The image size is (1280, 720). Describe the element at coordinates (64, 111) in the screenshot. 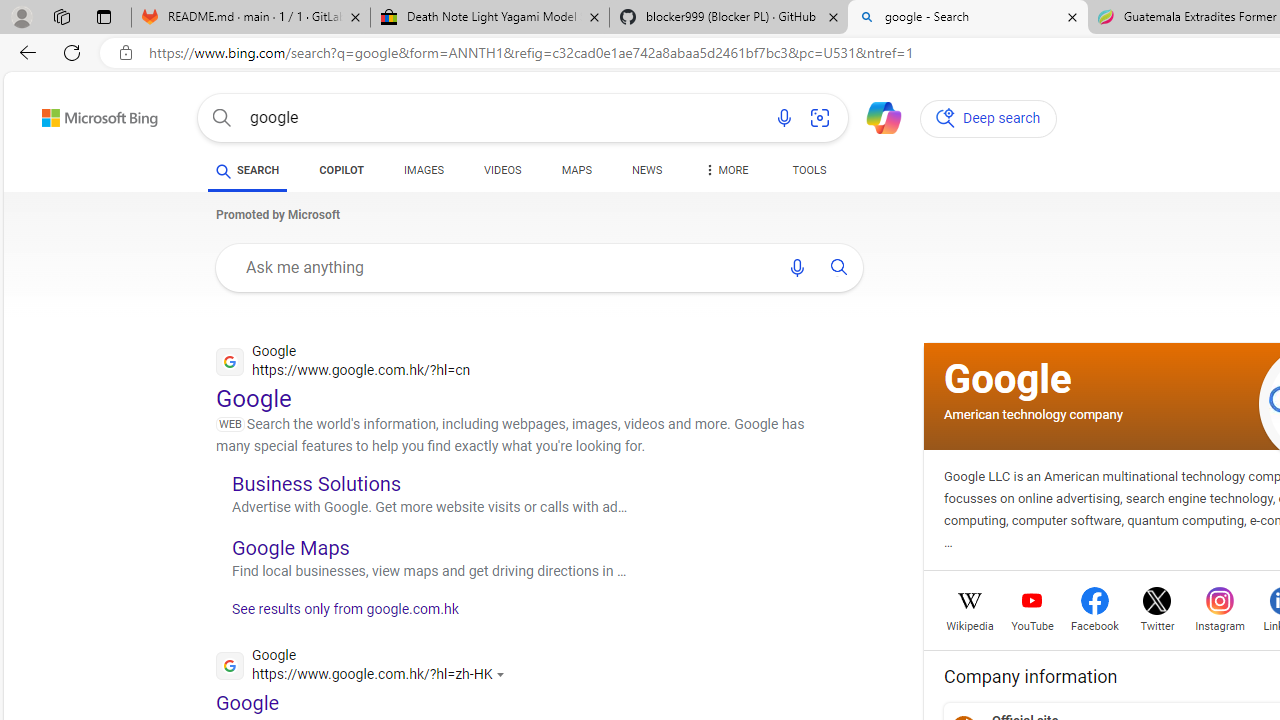

I see `'Skip to content'` at that location.